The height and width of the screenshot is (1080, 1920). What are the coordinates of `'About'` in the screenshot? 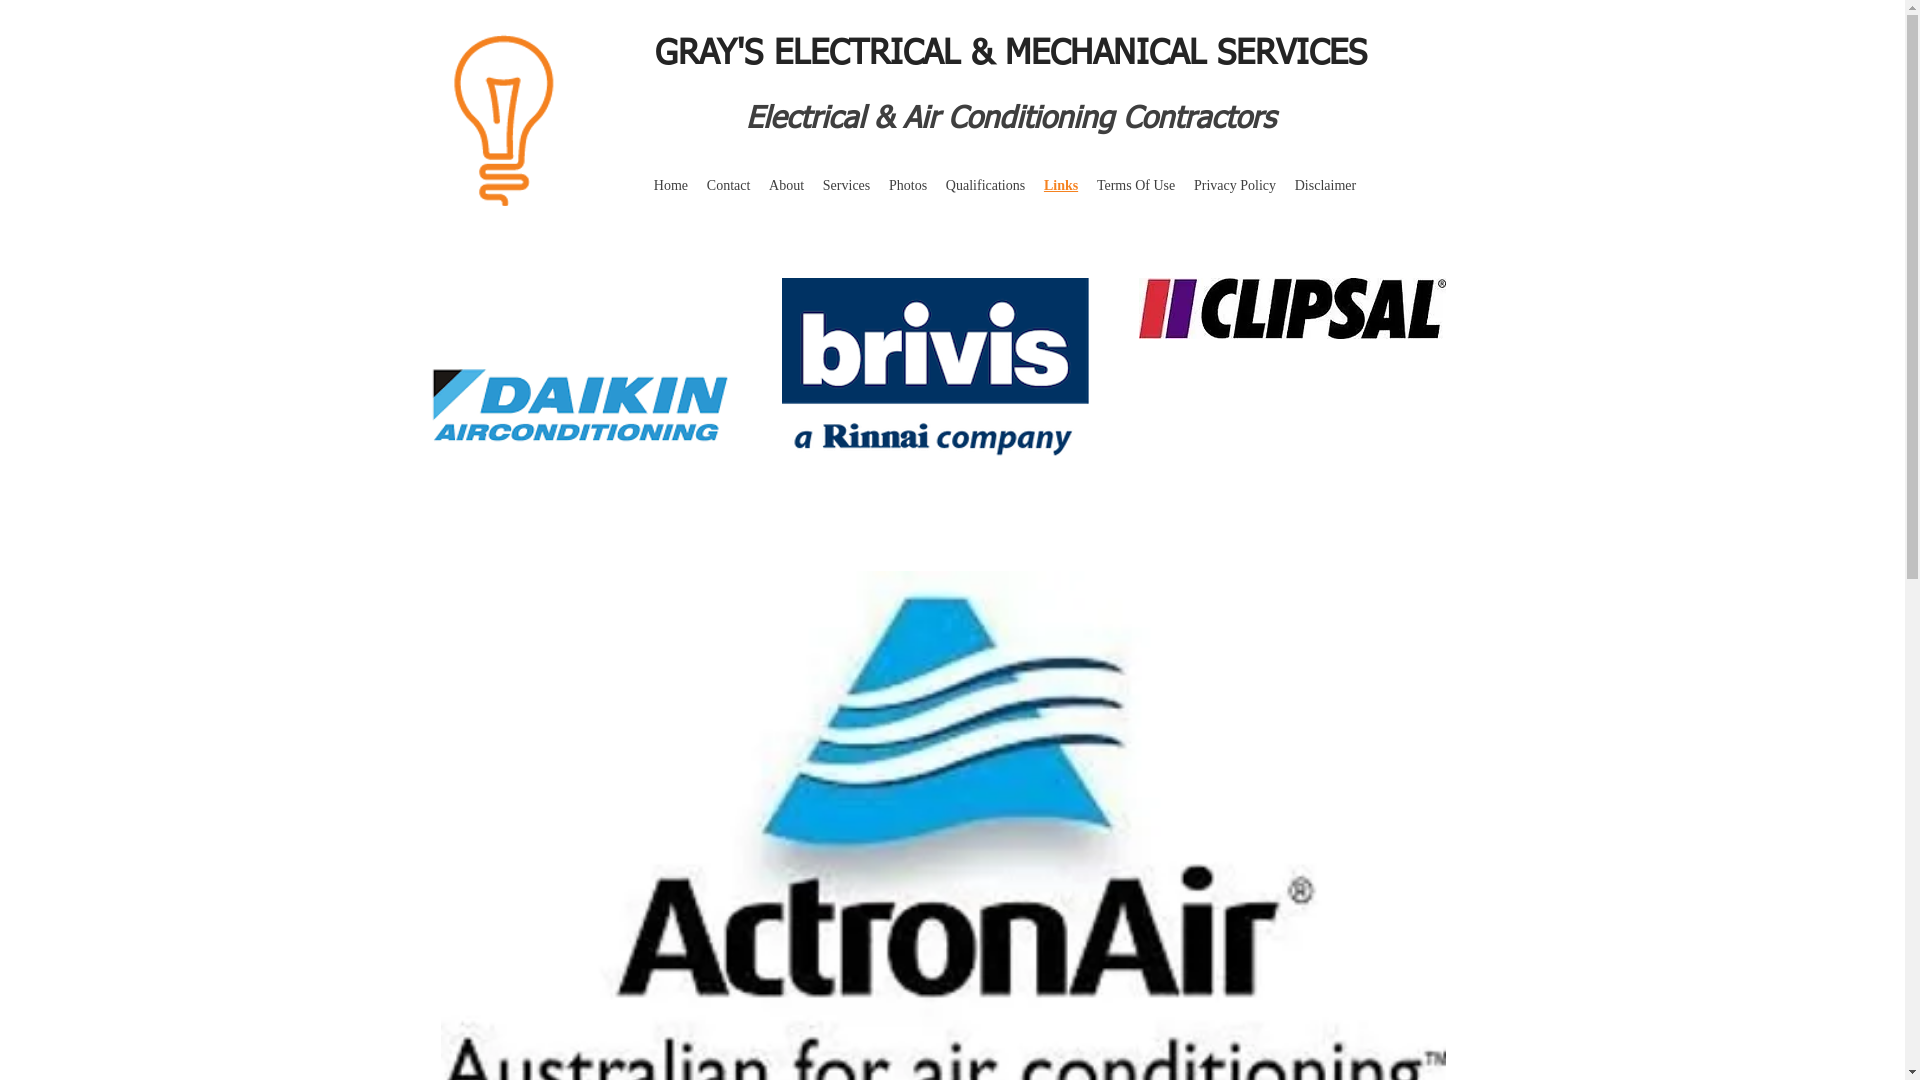 It's located at (786, 185).